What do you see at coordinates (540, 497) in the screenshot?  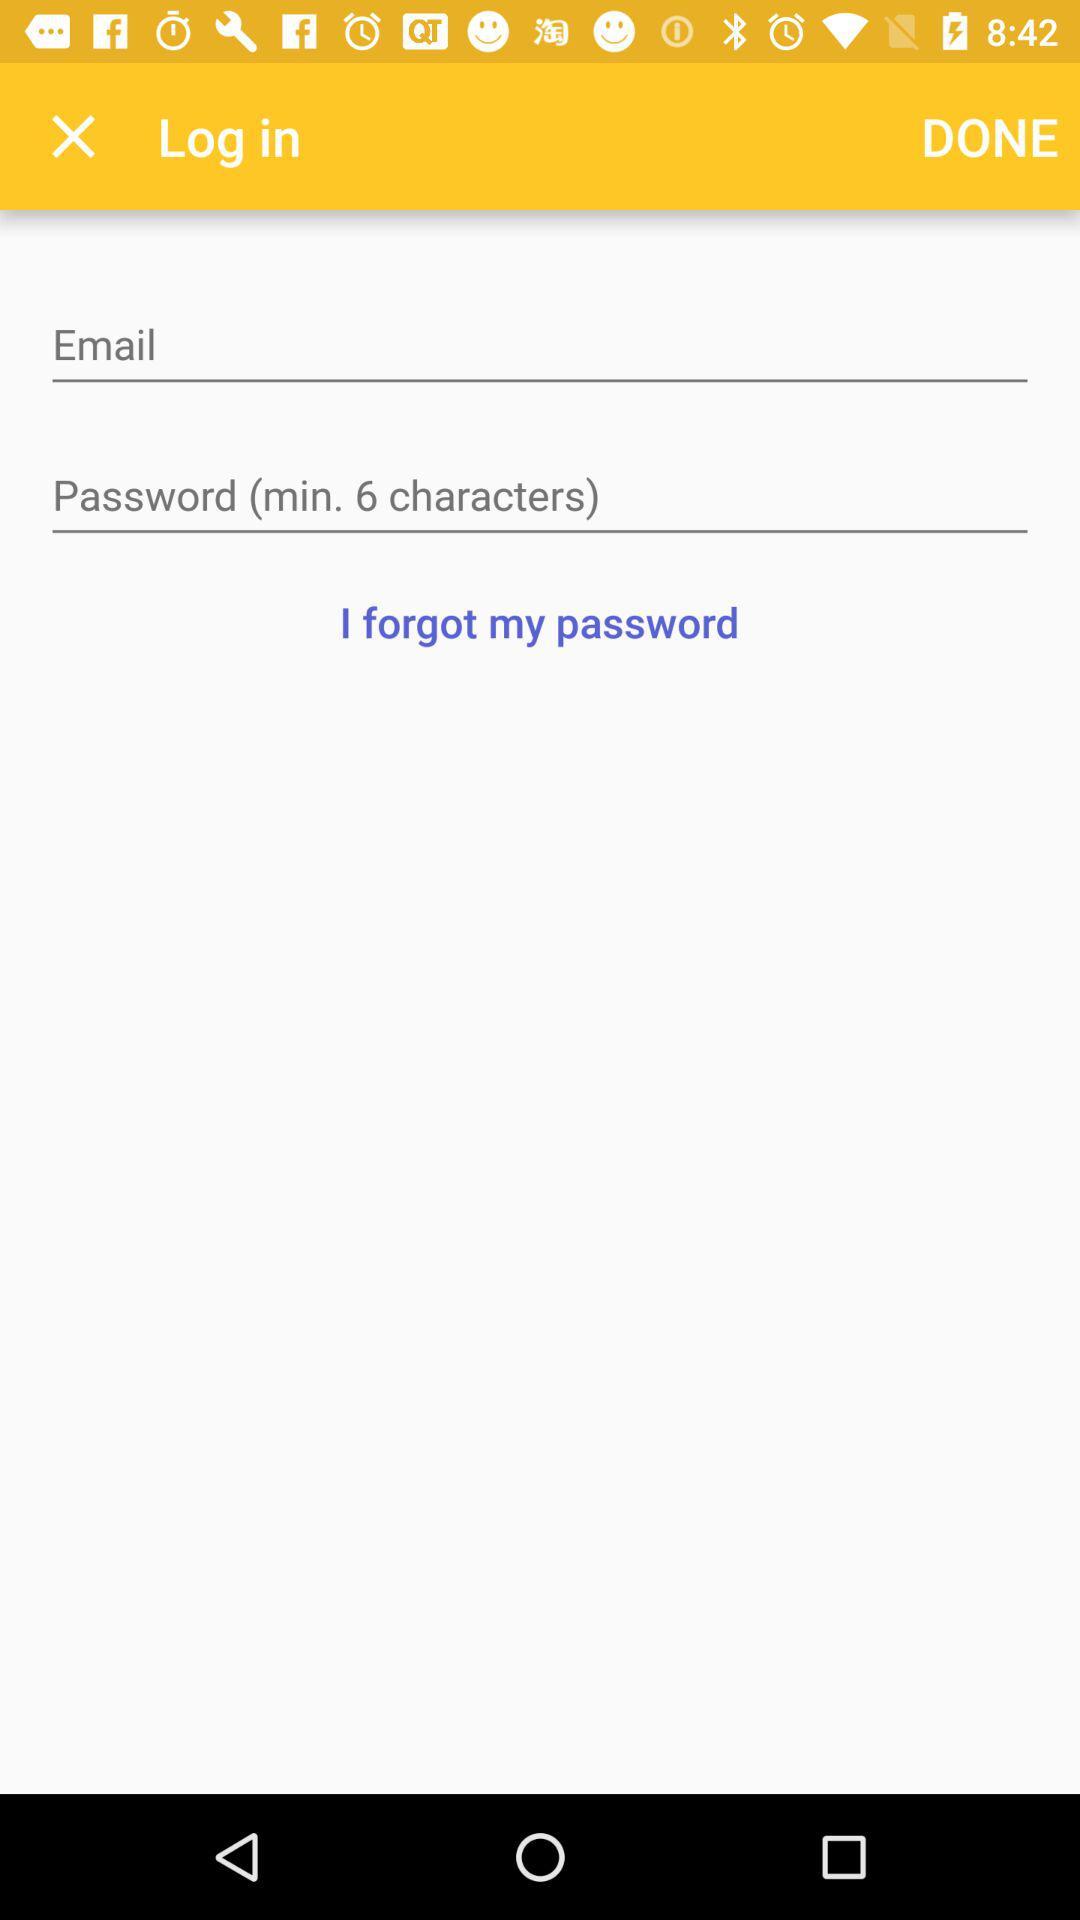 I see `password` at bounding box center [540, 497].